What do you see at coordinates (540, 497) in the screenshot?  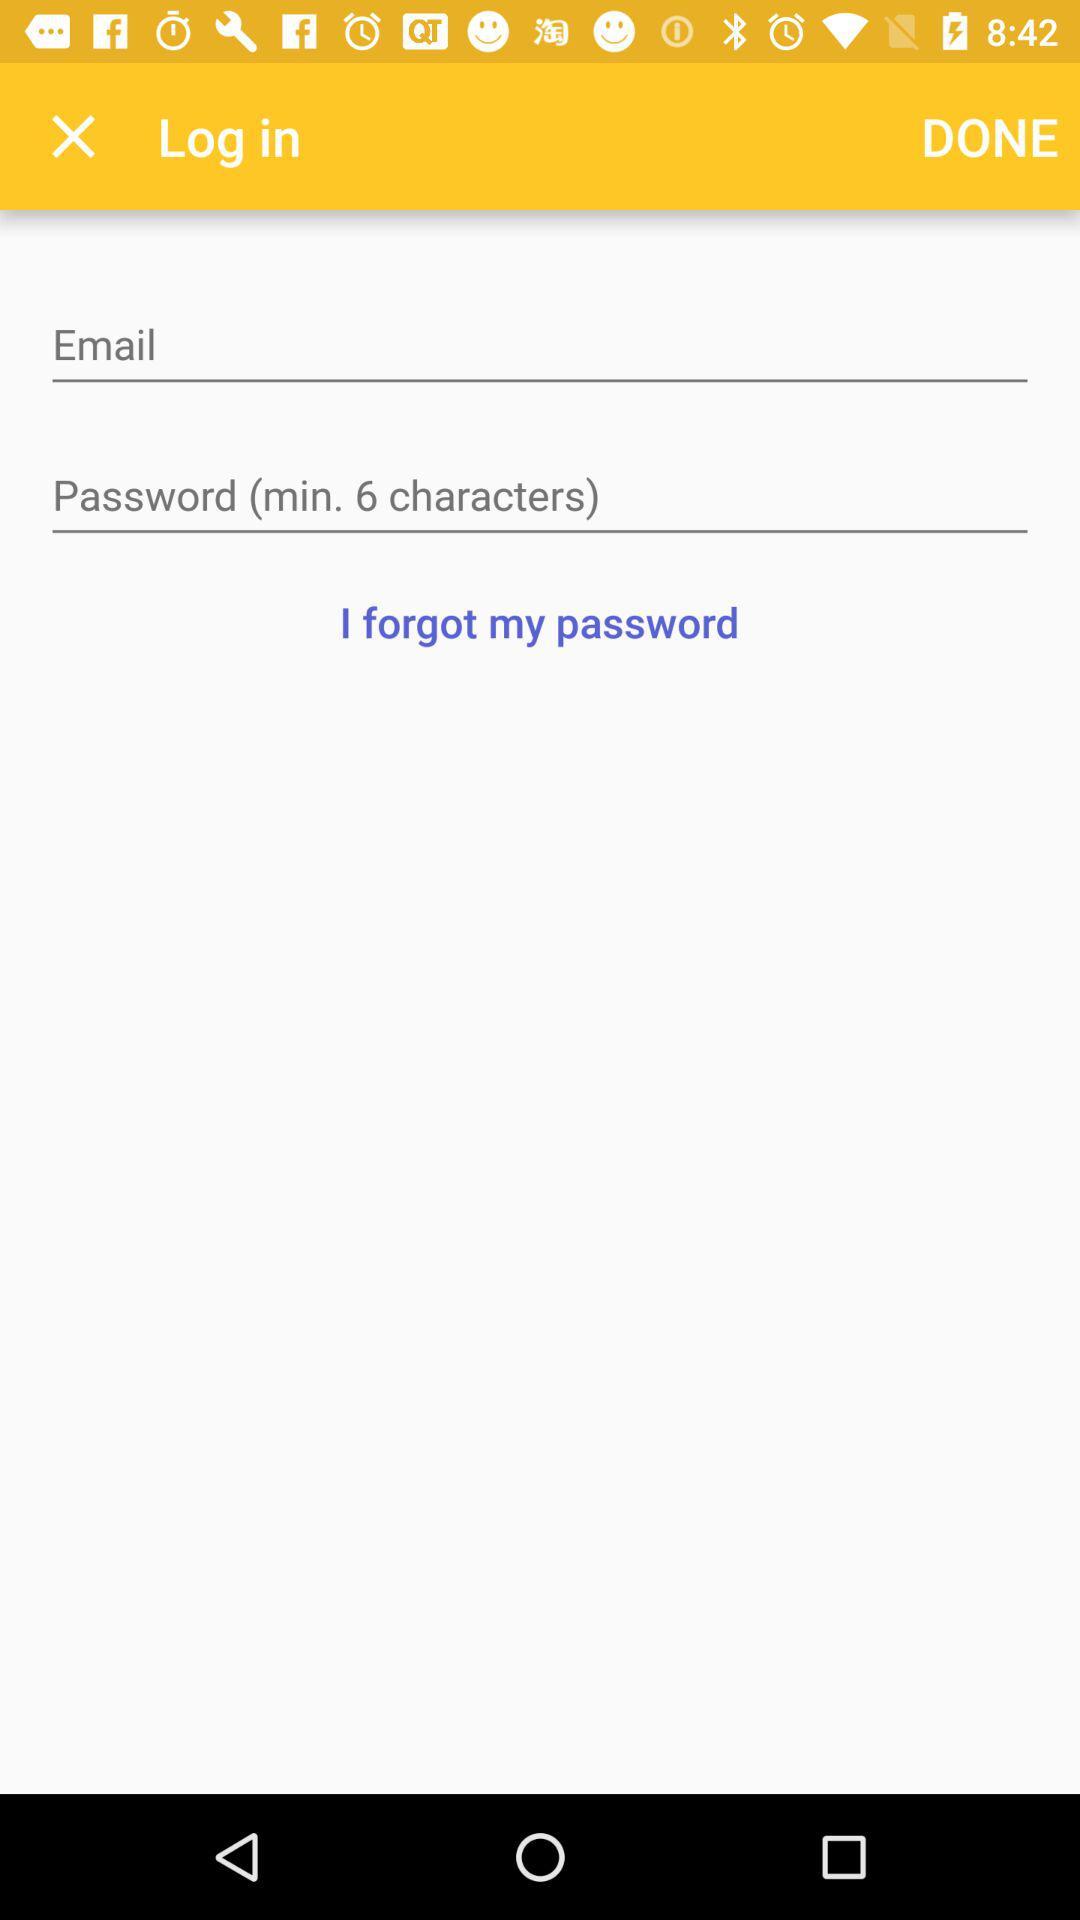 I see `password` at bounding box center [540, 497].